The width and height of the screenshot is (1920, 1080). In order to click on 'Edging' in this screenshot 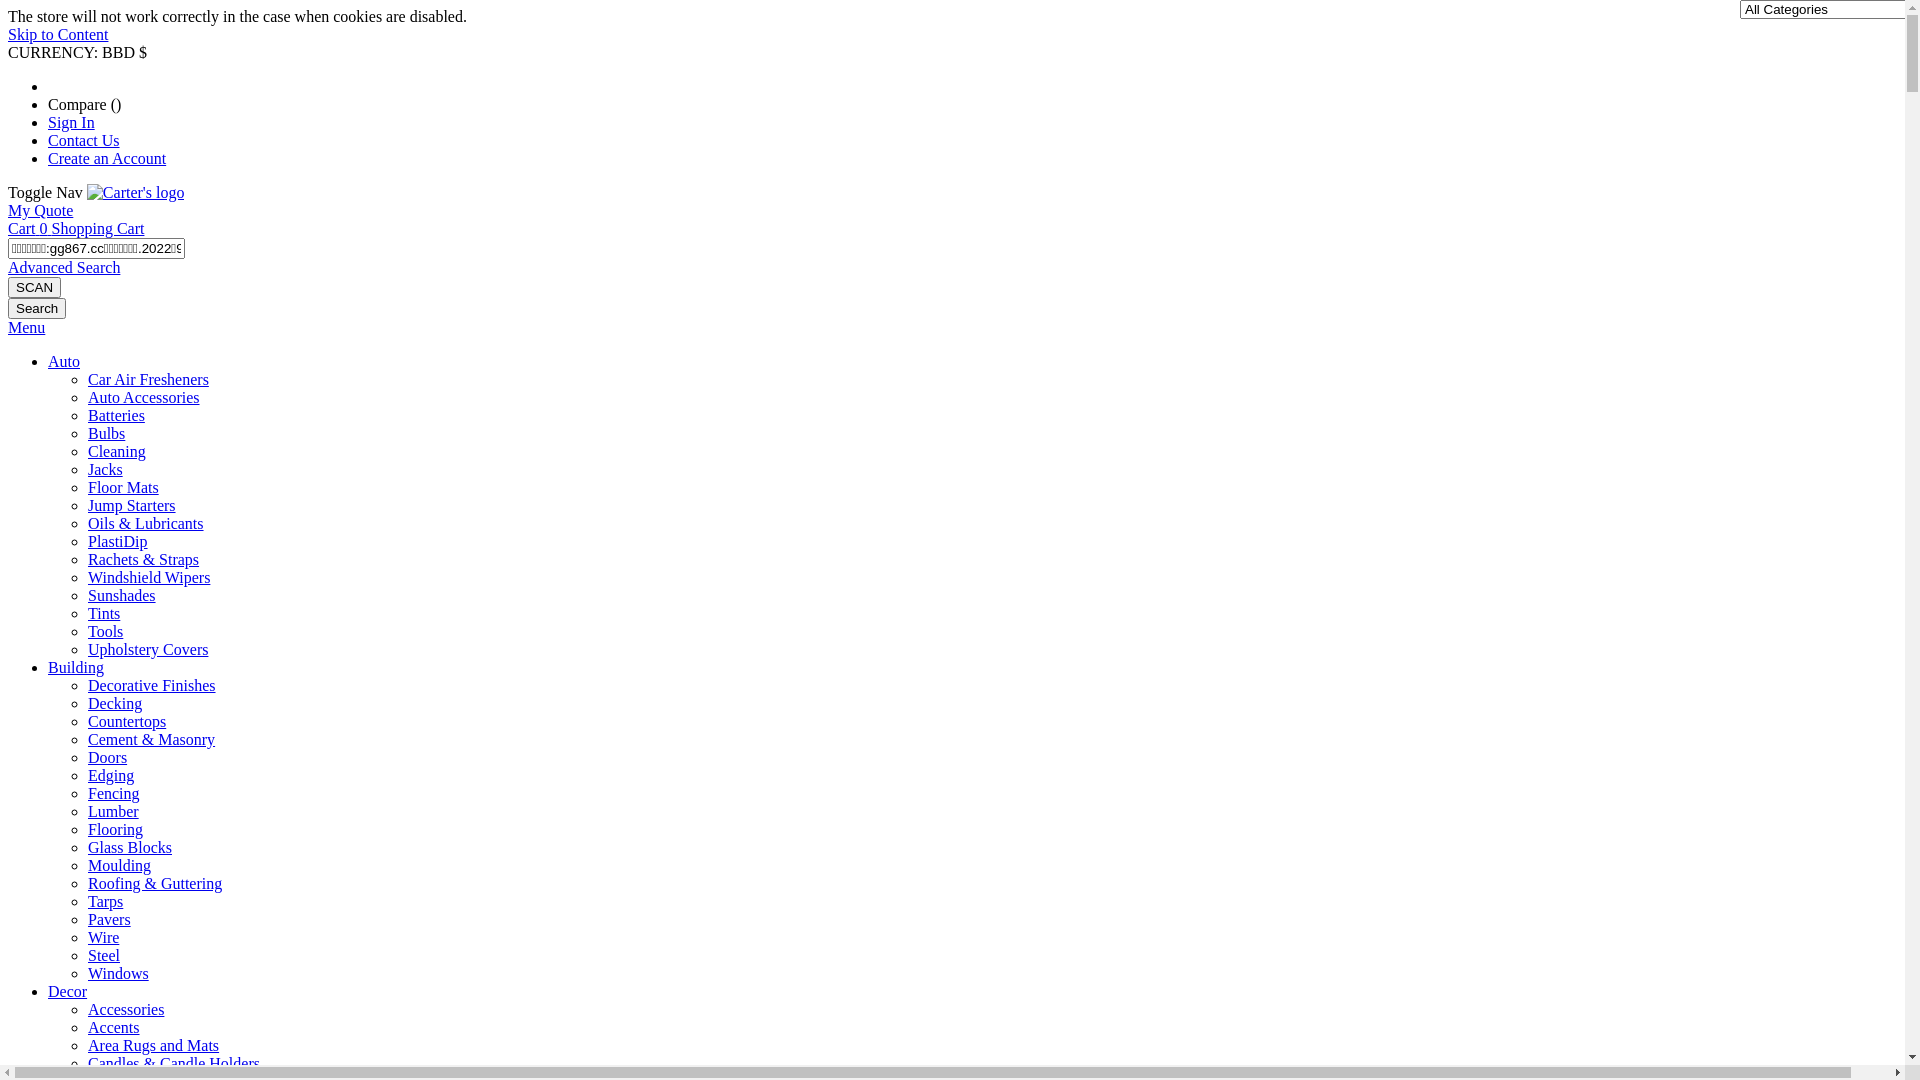, I will do `click(109, 774)`.